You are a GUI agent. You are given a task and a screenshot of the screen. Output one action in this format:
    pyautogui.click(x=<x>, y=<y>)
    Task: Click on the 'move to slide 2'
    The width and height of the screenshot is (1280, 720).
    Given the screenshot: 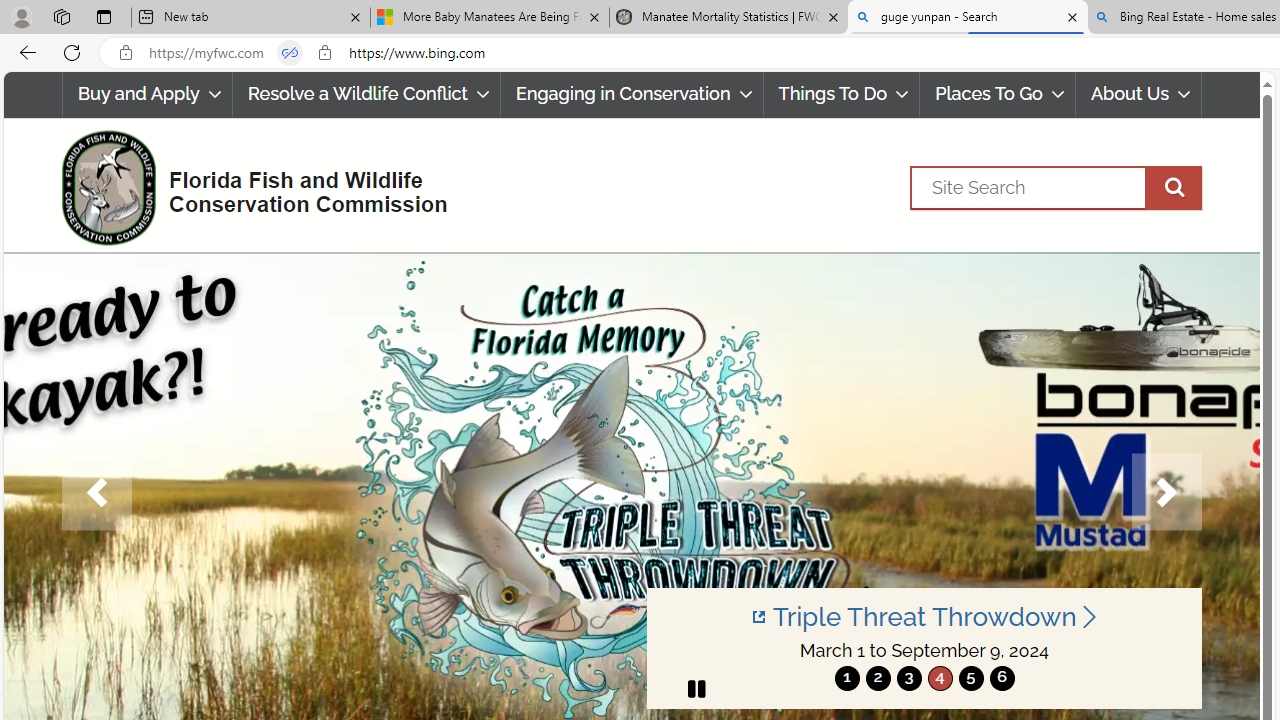 What is the action you would take?
    pyautogui.click(x=878, y=677)
    